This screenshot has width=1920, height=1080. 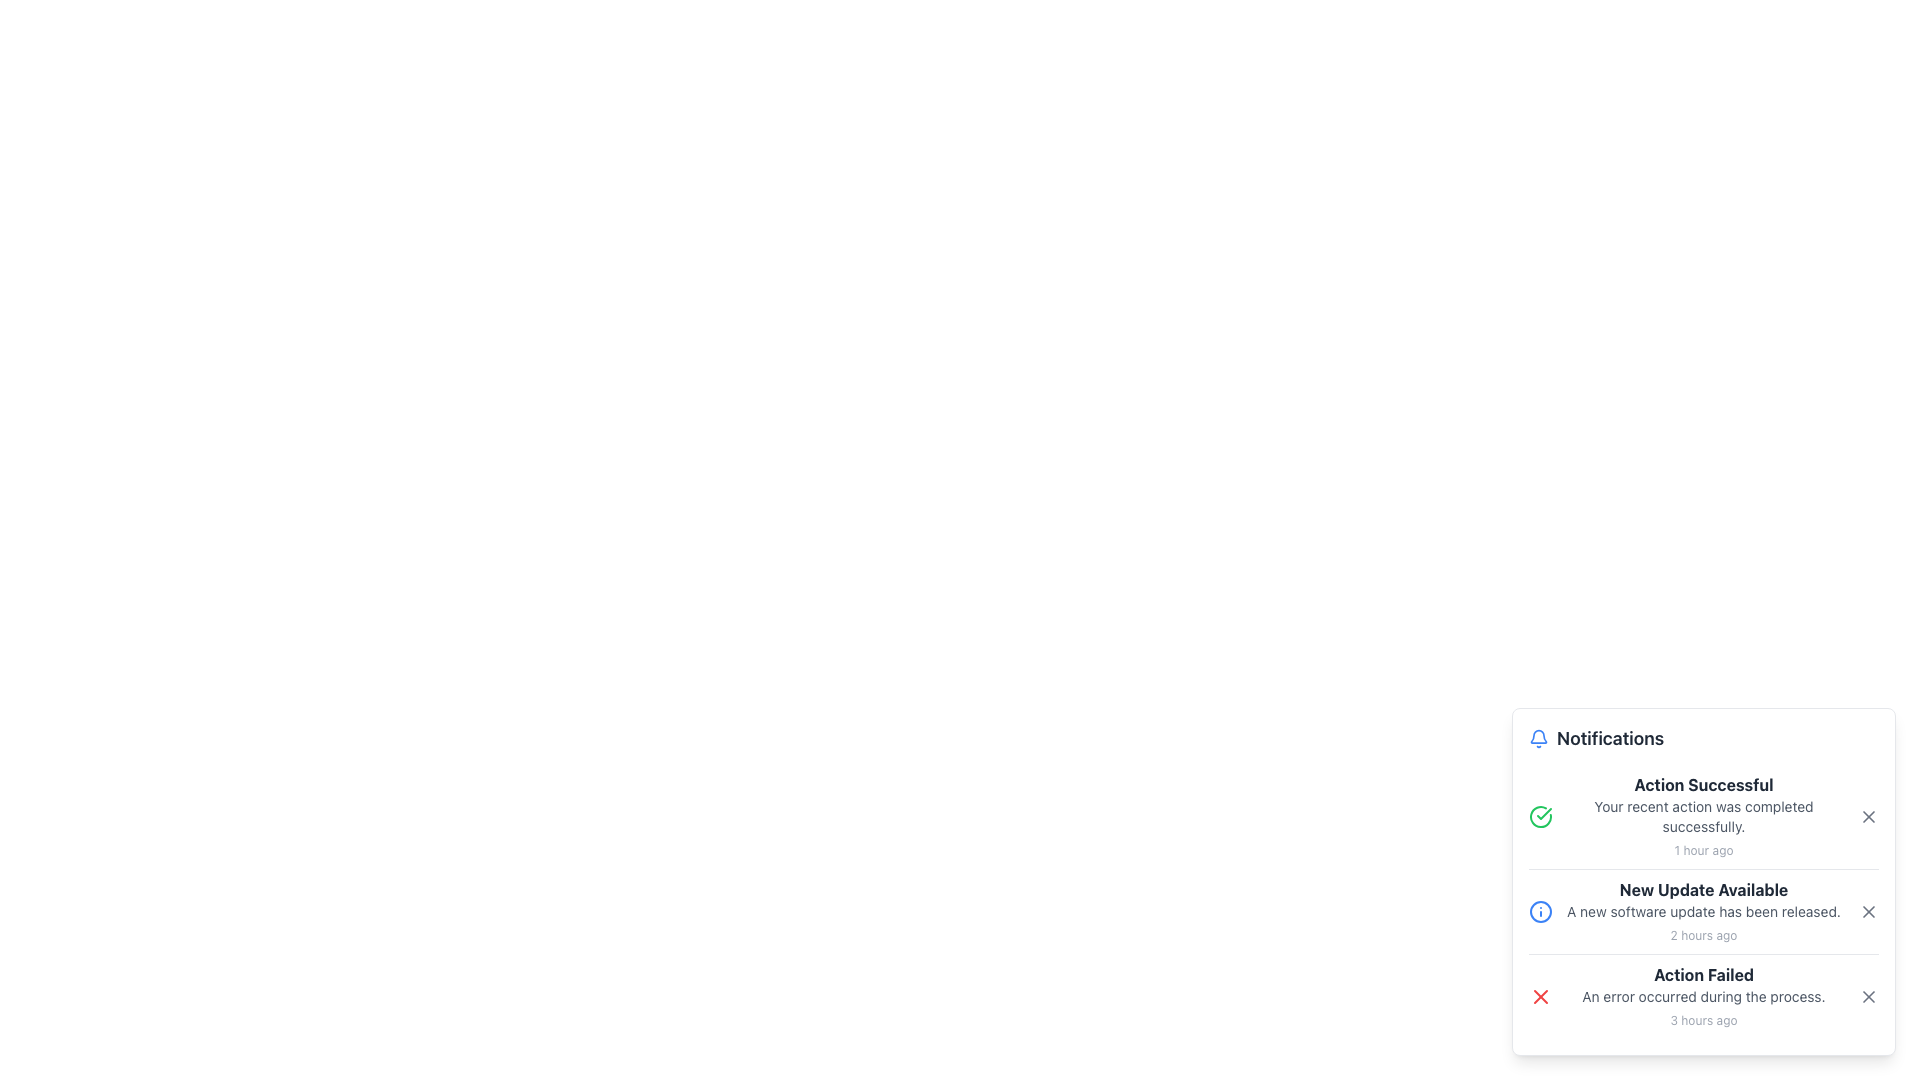 What do you see at coordinates (1538, 739) in the screenshot?
I see `the bell icon that signifies notifications, located in the top-right part of the notification section, to the left of the title text 'Notifications'` at bounding box center [1538, 739].